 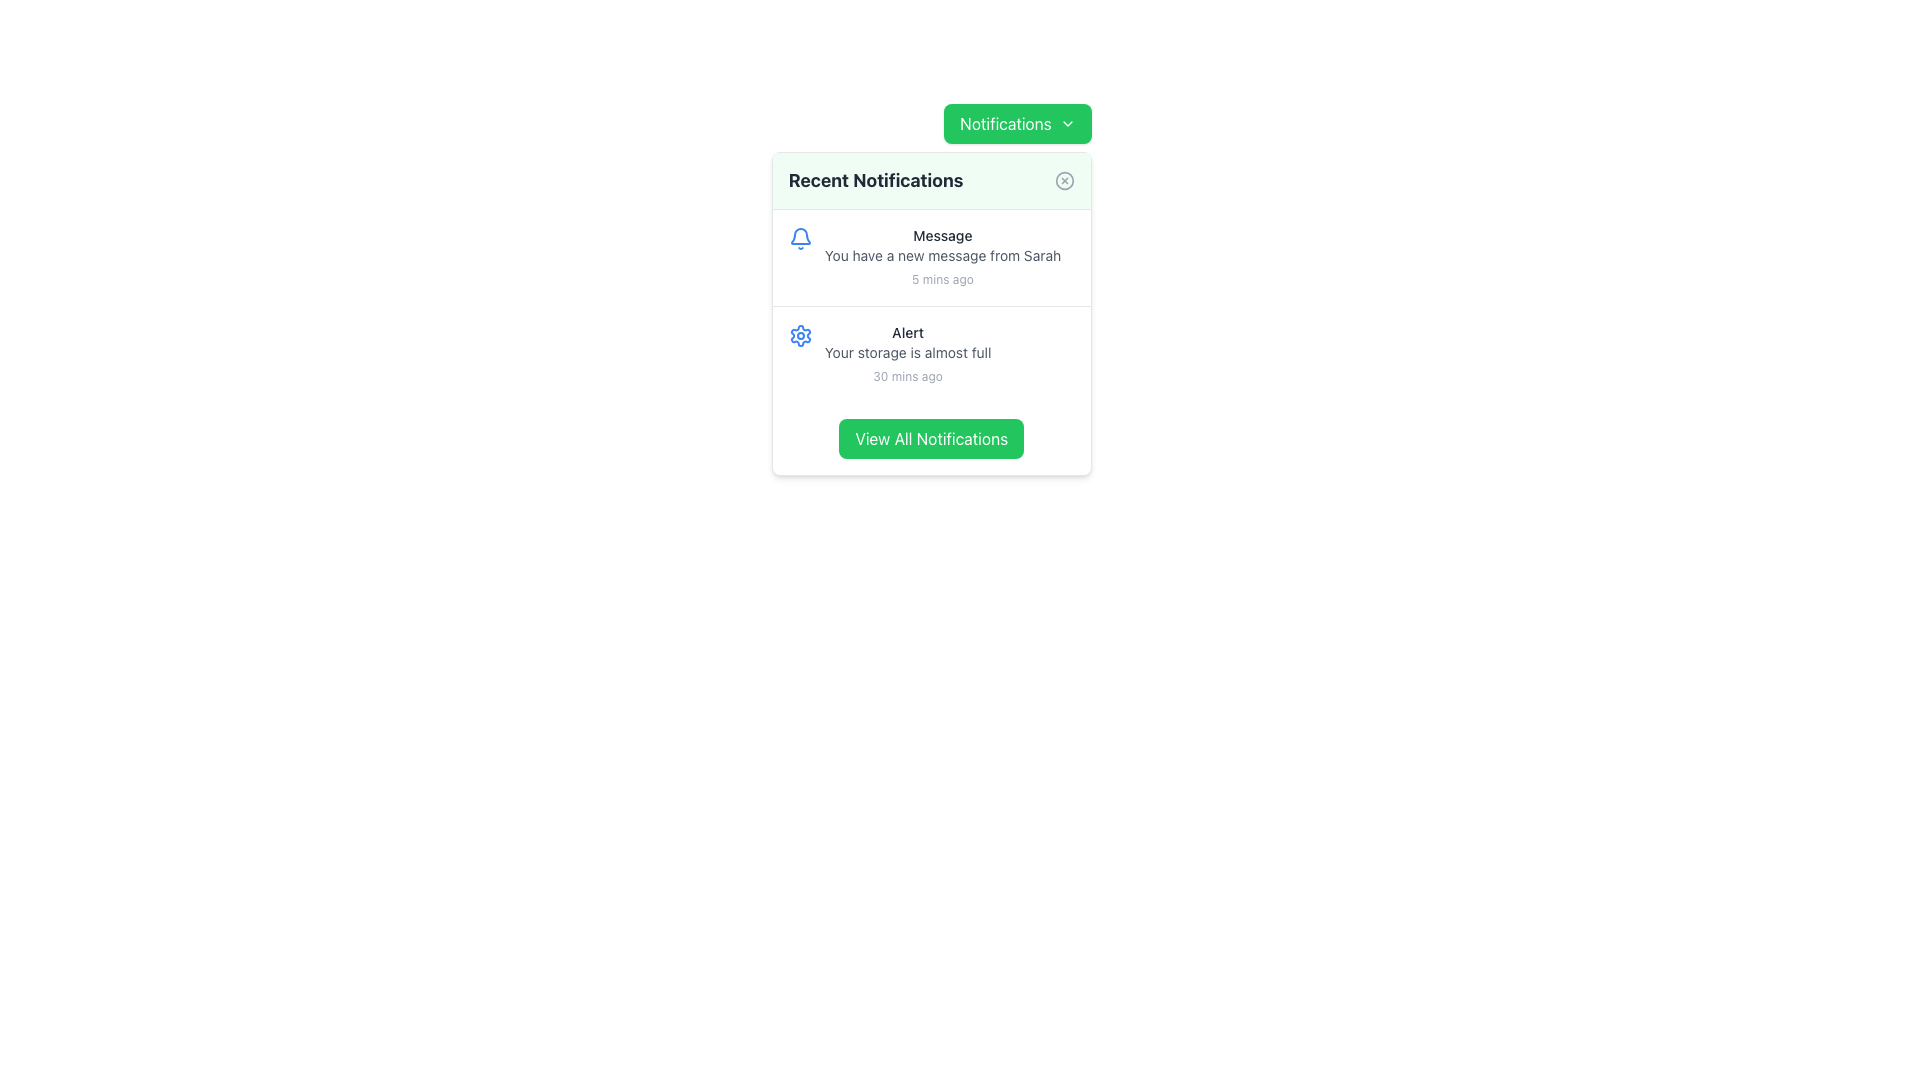 What do you see at coordinates (941, 254) in the screenshot?
I see `the text element reading 'You have a new message from Sarah', which is styled in gray and located within the notification interface, directly below the title 'Message'` at bounding box center [941, 254].